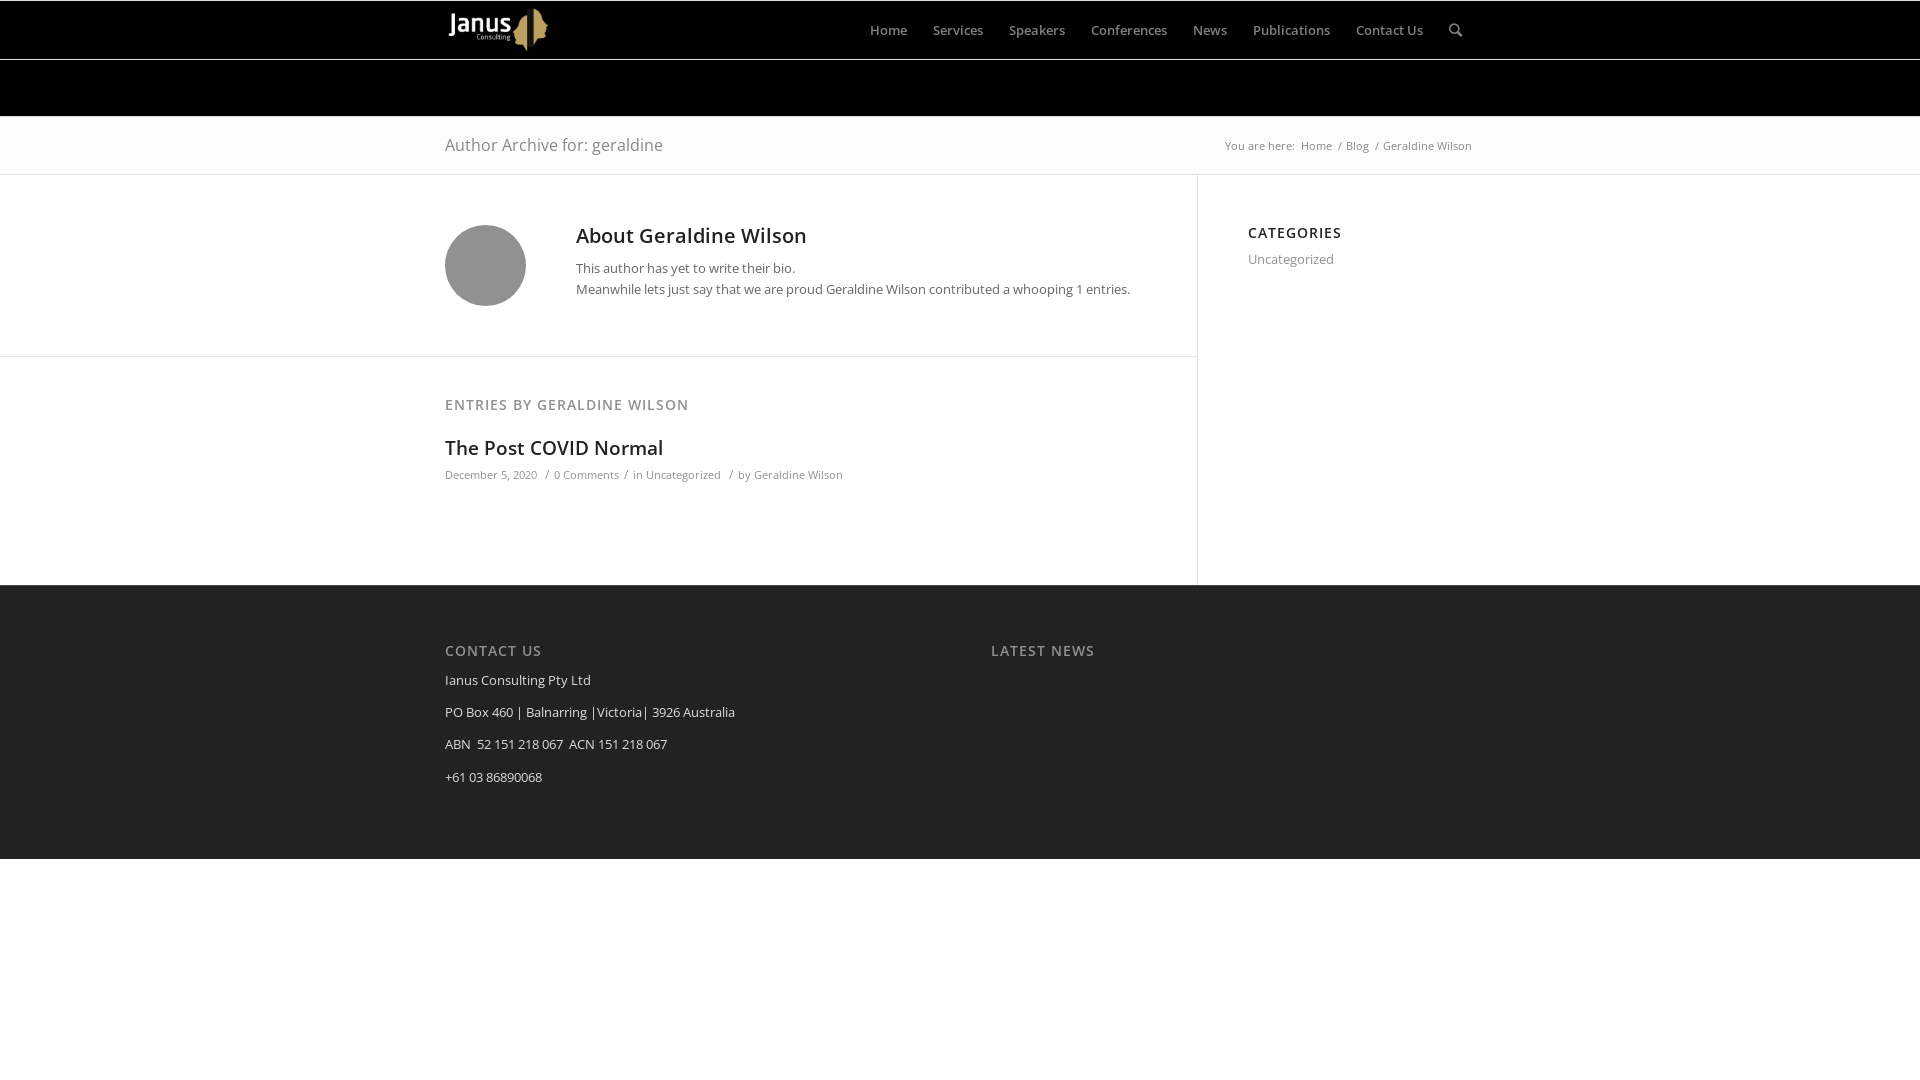 Image resolution: width=1920 pixels, height=1080 pixels. I want to click on 'Home', so click(887, 30).